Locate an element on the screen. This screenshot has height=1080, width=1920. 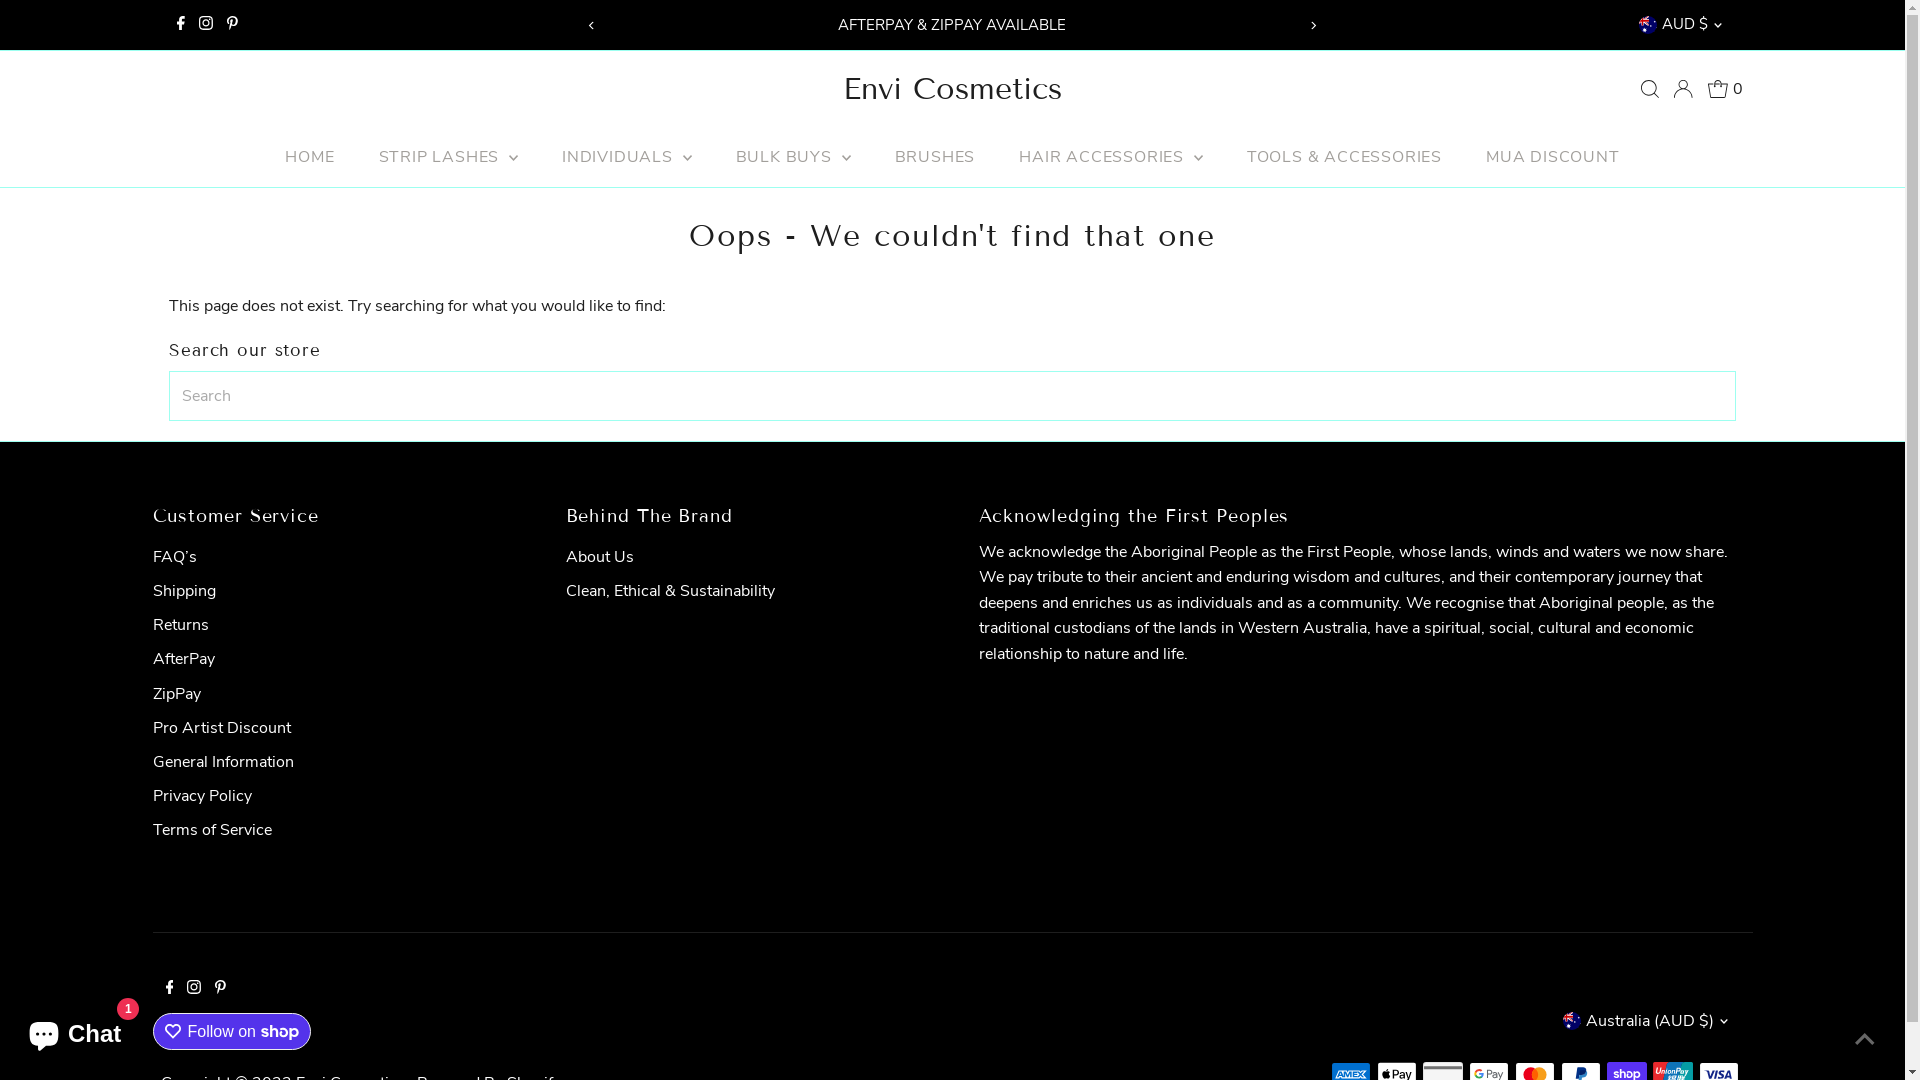
'HOME' is located at coordinates (308, 156).